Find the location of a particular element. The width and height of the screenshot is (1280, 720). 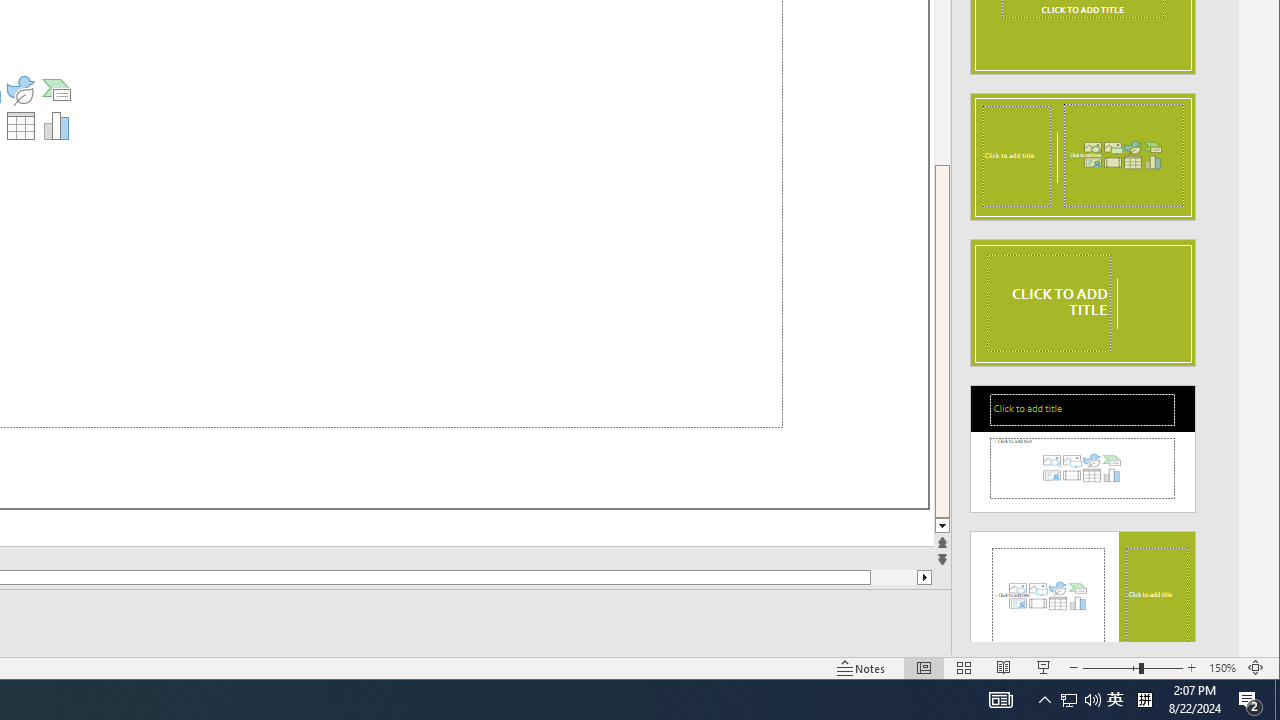

'Insert Table' is located at coordinates (21, 125).